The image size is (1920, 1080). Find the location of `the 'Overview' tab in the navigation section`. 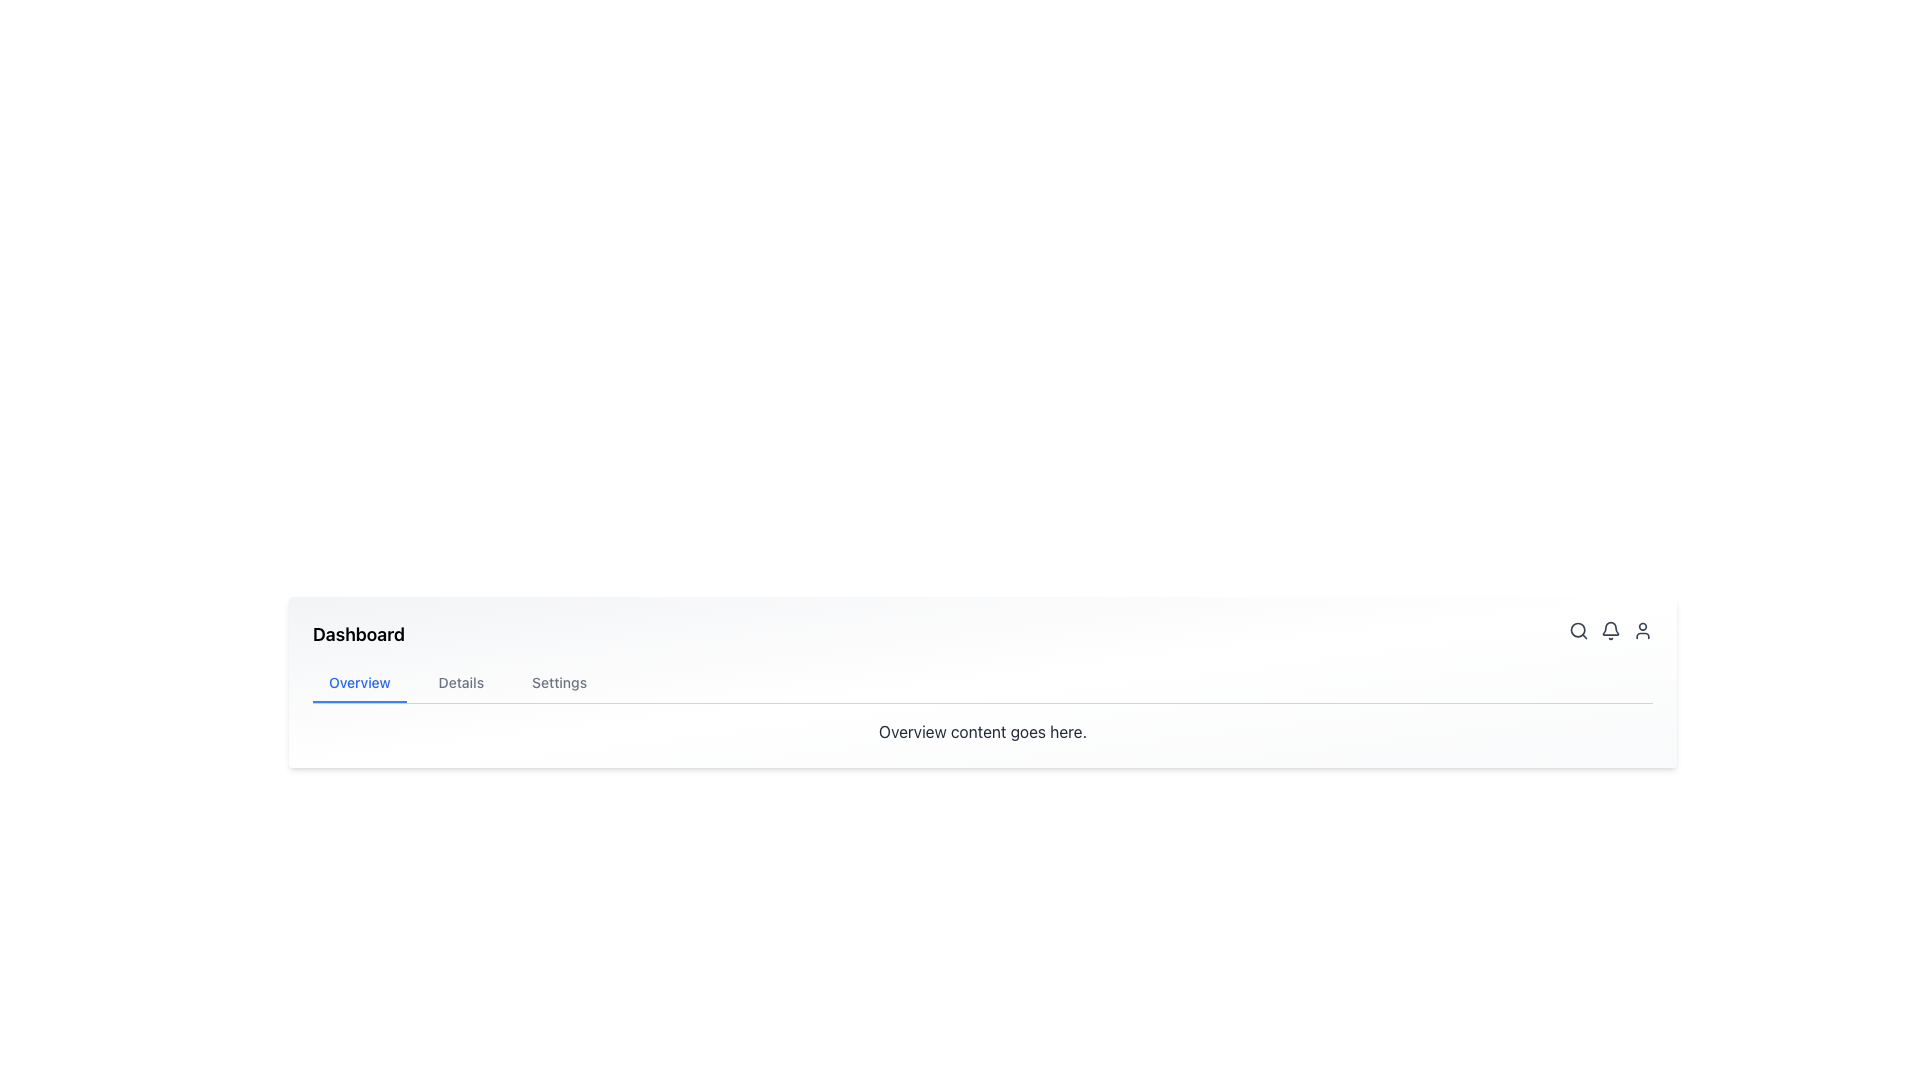

the 'Overview' tab in the navigation section is located at coordinates (359, 682).